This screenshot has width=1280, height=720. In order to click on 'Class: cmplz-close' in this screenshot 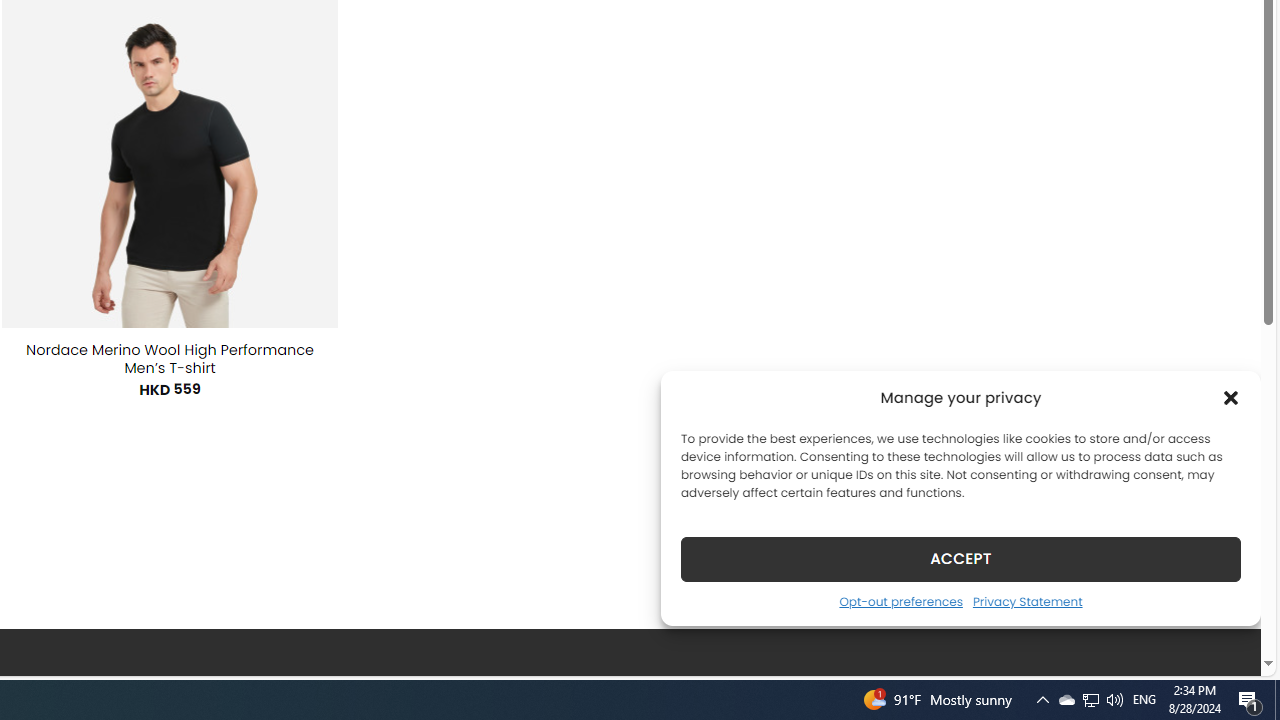, I will do `click(1230, 397)`.